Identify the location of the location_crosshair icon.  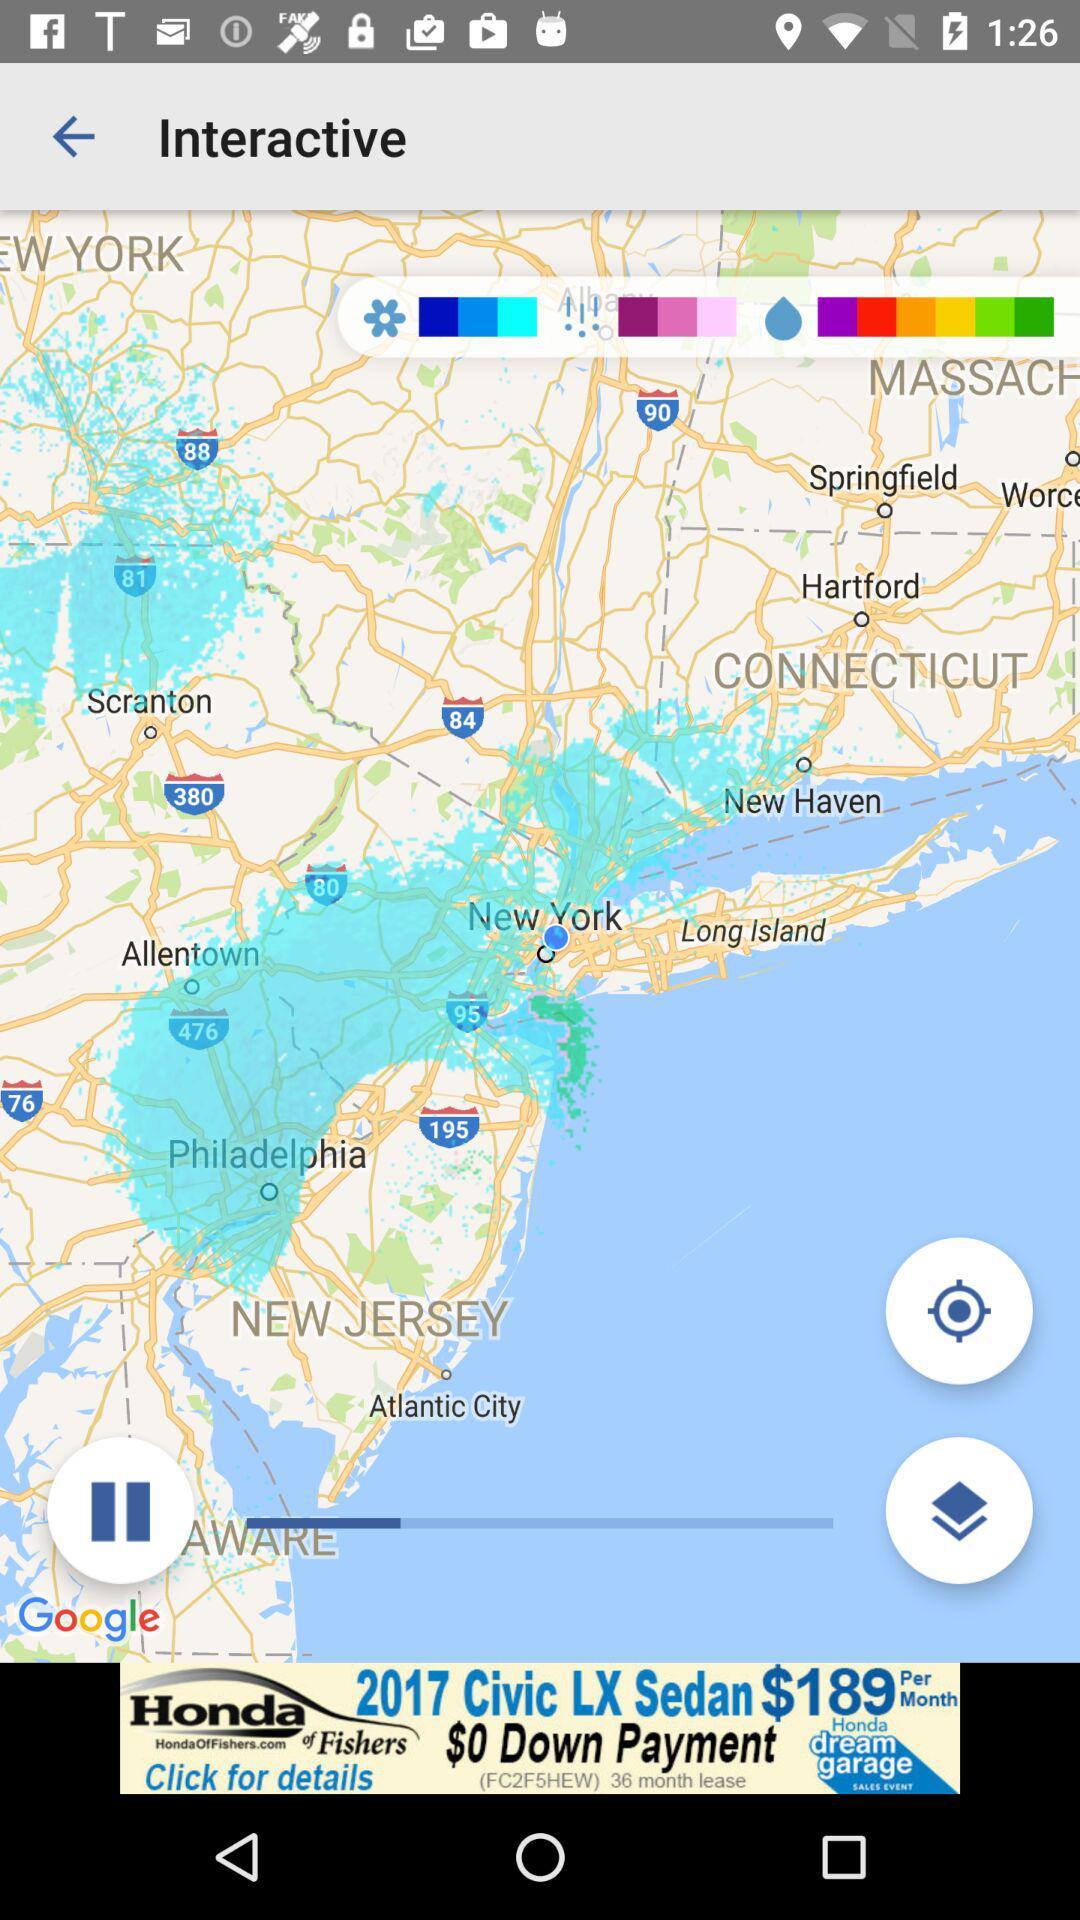
(958, 1310).